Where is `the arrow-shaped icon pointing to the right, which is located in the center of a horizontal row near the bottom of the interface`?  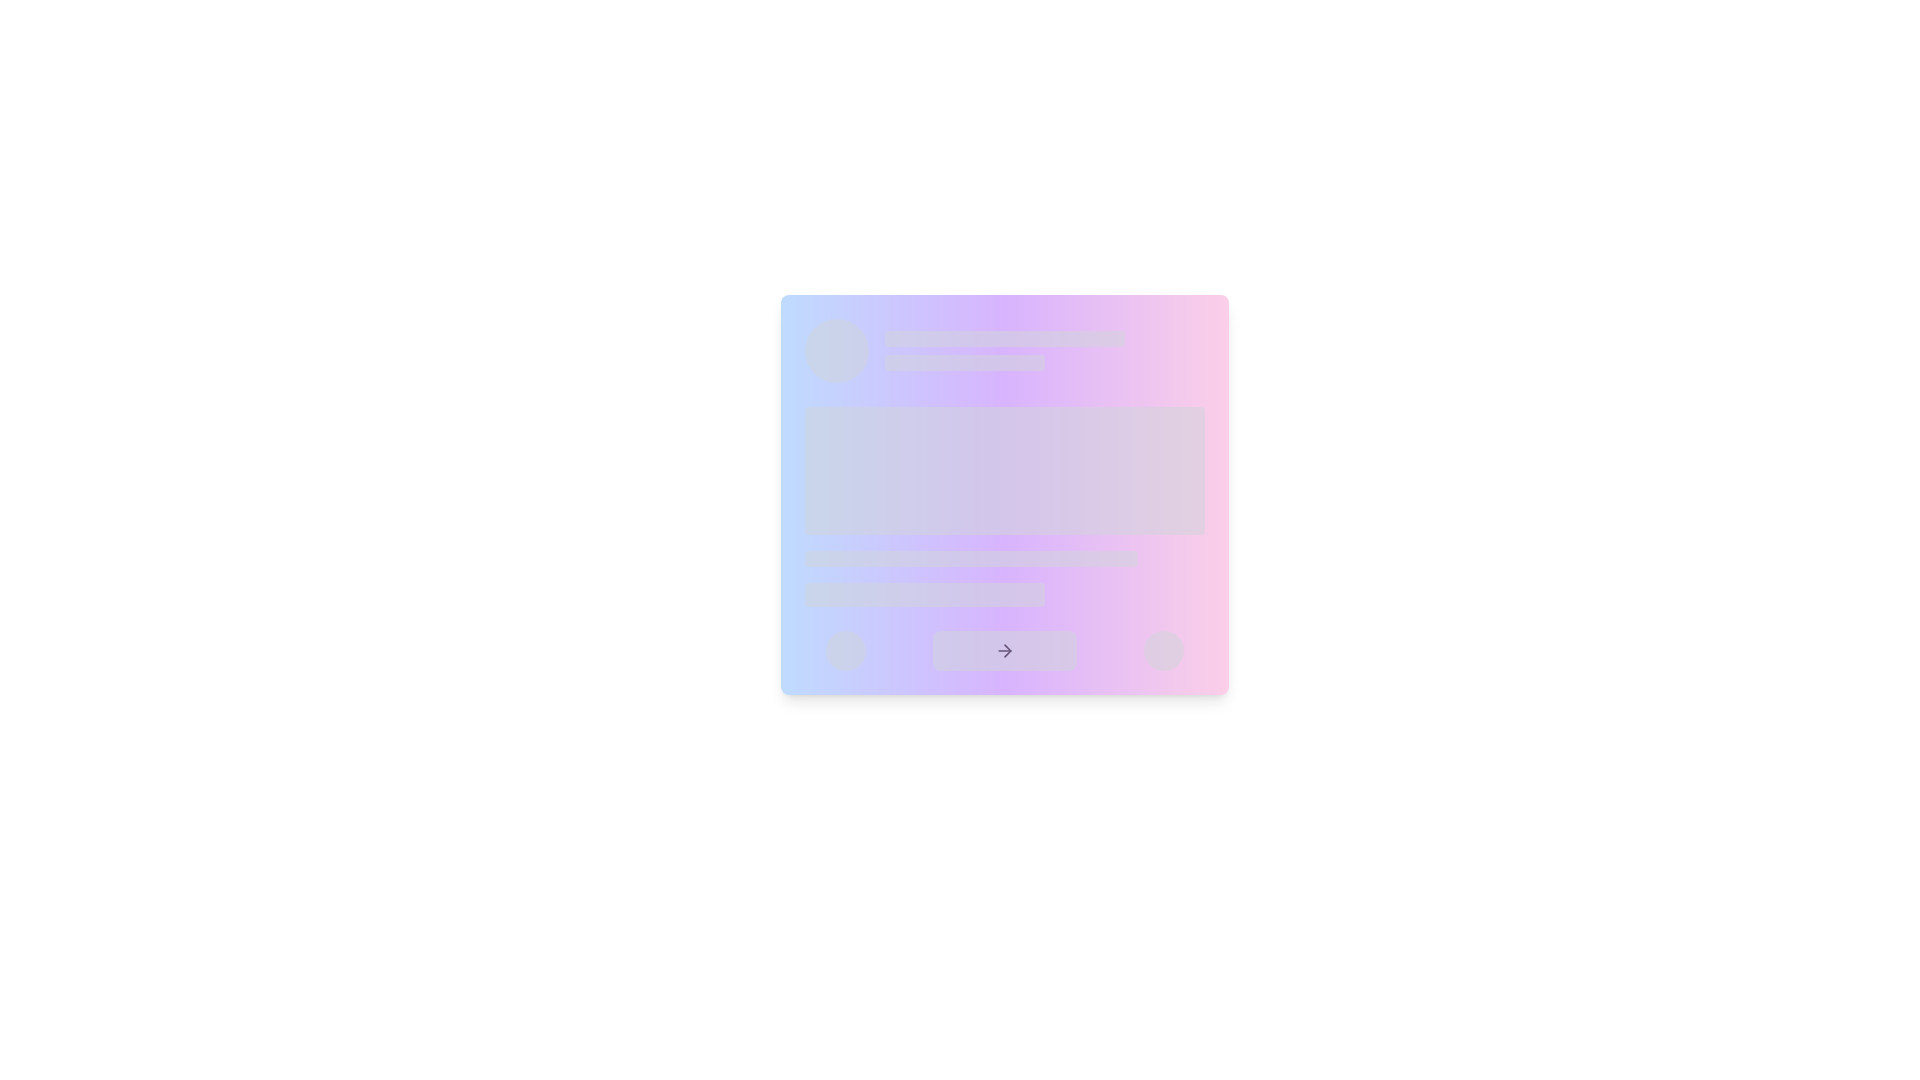
the arrow-shaped icon pointing to the right, which is located in the center of a horizontal row near the bottom of the interface is located at coordinates (1004, 651).